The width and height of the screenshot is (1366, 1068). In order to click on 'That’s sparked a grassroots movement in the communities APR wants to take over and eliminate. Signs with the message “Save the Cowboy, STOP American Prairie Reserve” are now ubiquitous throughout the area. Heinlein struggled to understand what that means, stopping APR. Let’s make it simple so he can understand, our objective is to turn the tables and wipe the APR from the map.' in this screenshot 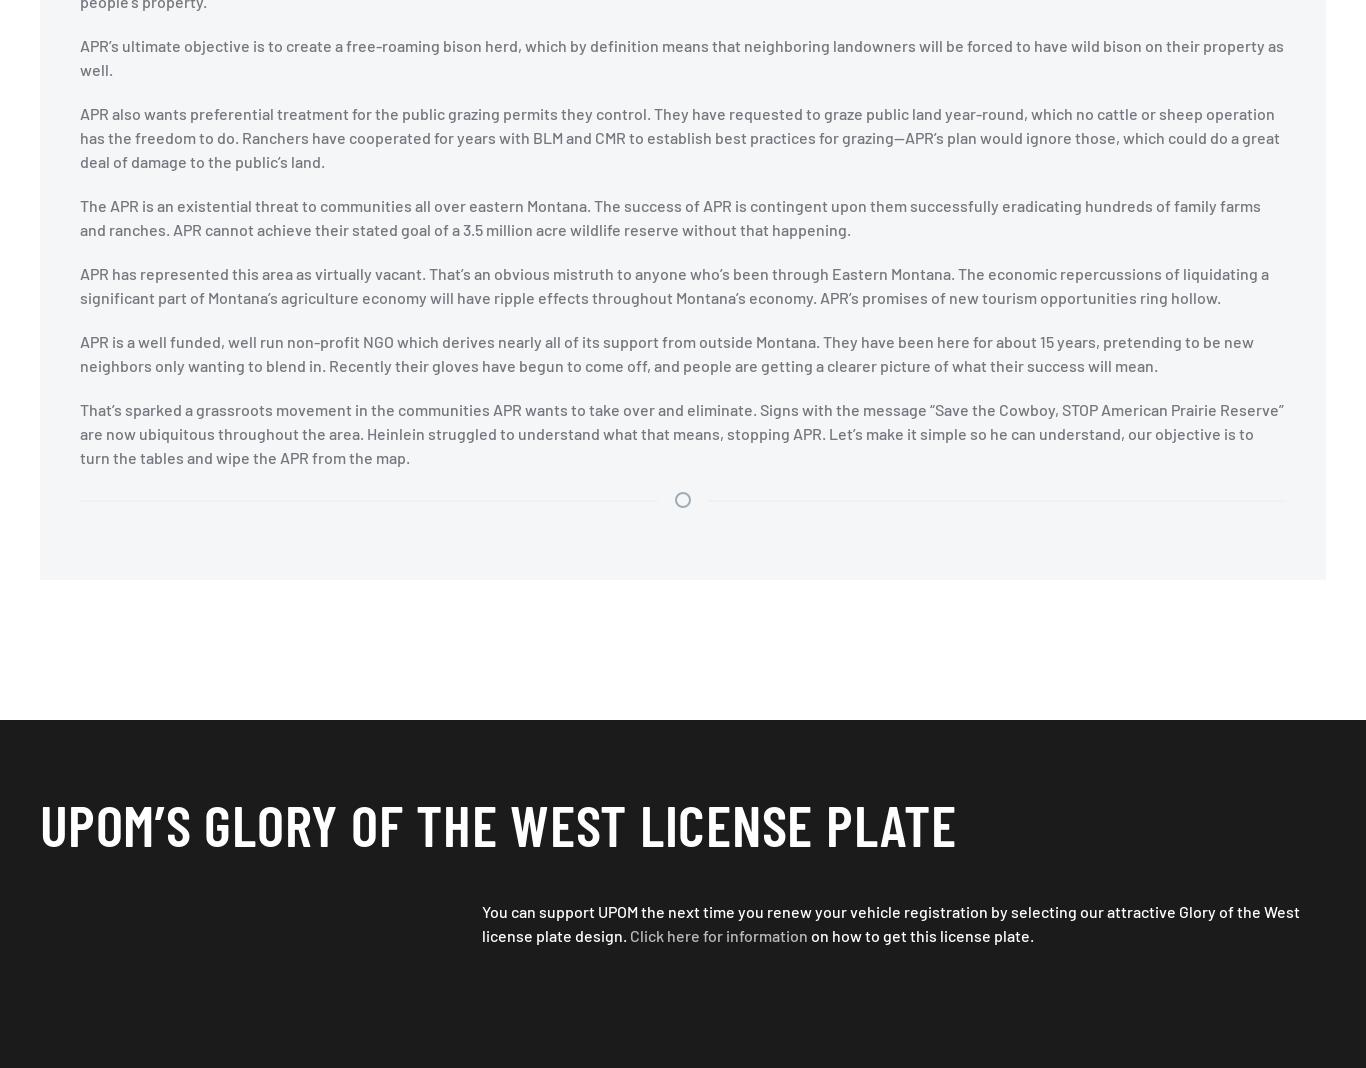, I will do `click(80, 433)`.